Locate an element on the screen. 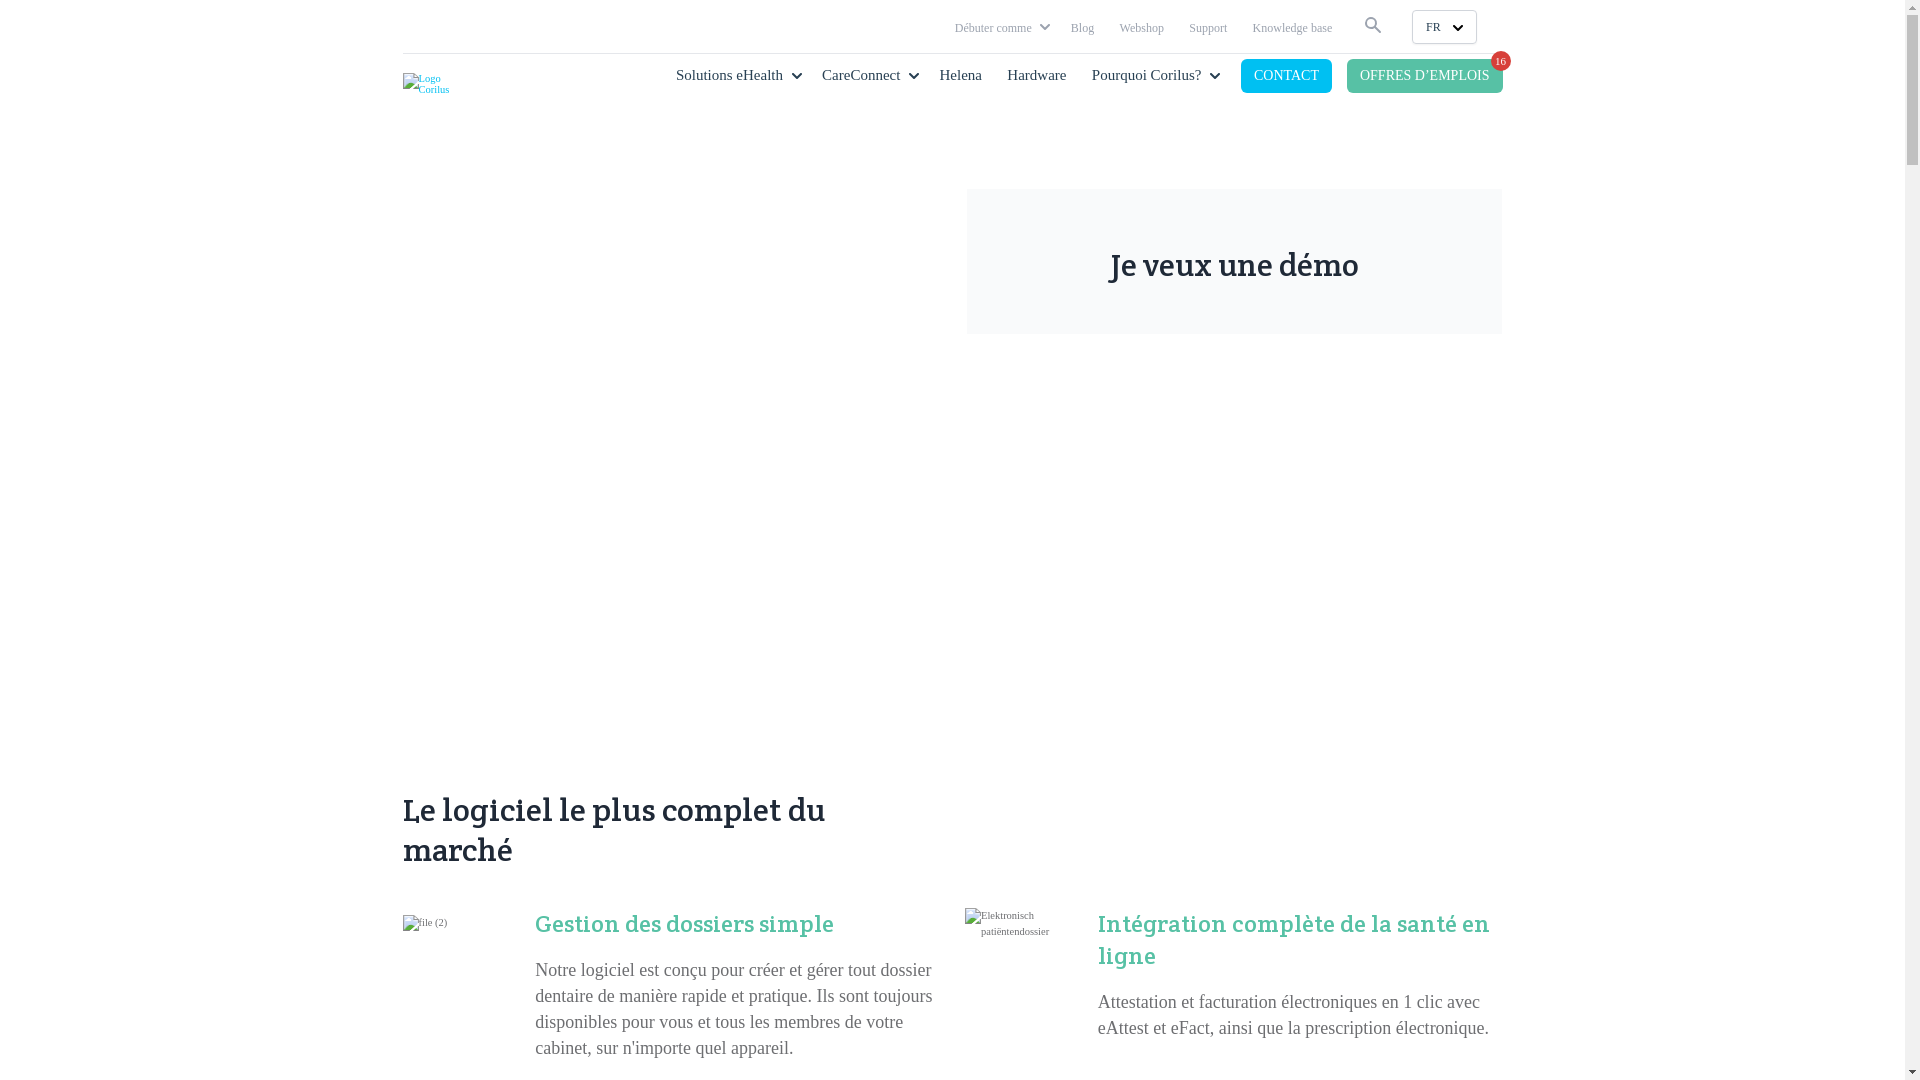  'CareConnect' is located at coordinates (821, 73).